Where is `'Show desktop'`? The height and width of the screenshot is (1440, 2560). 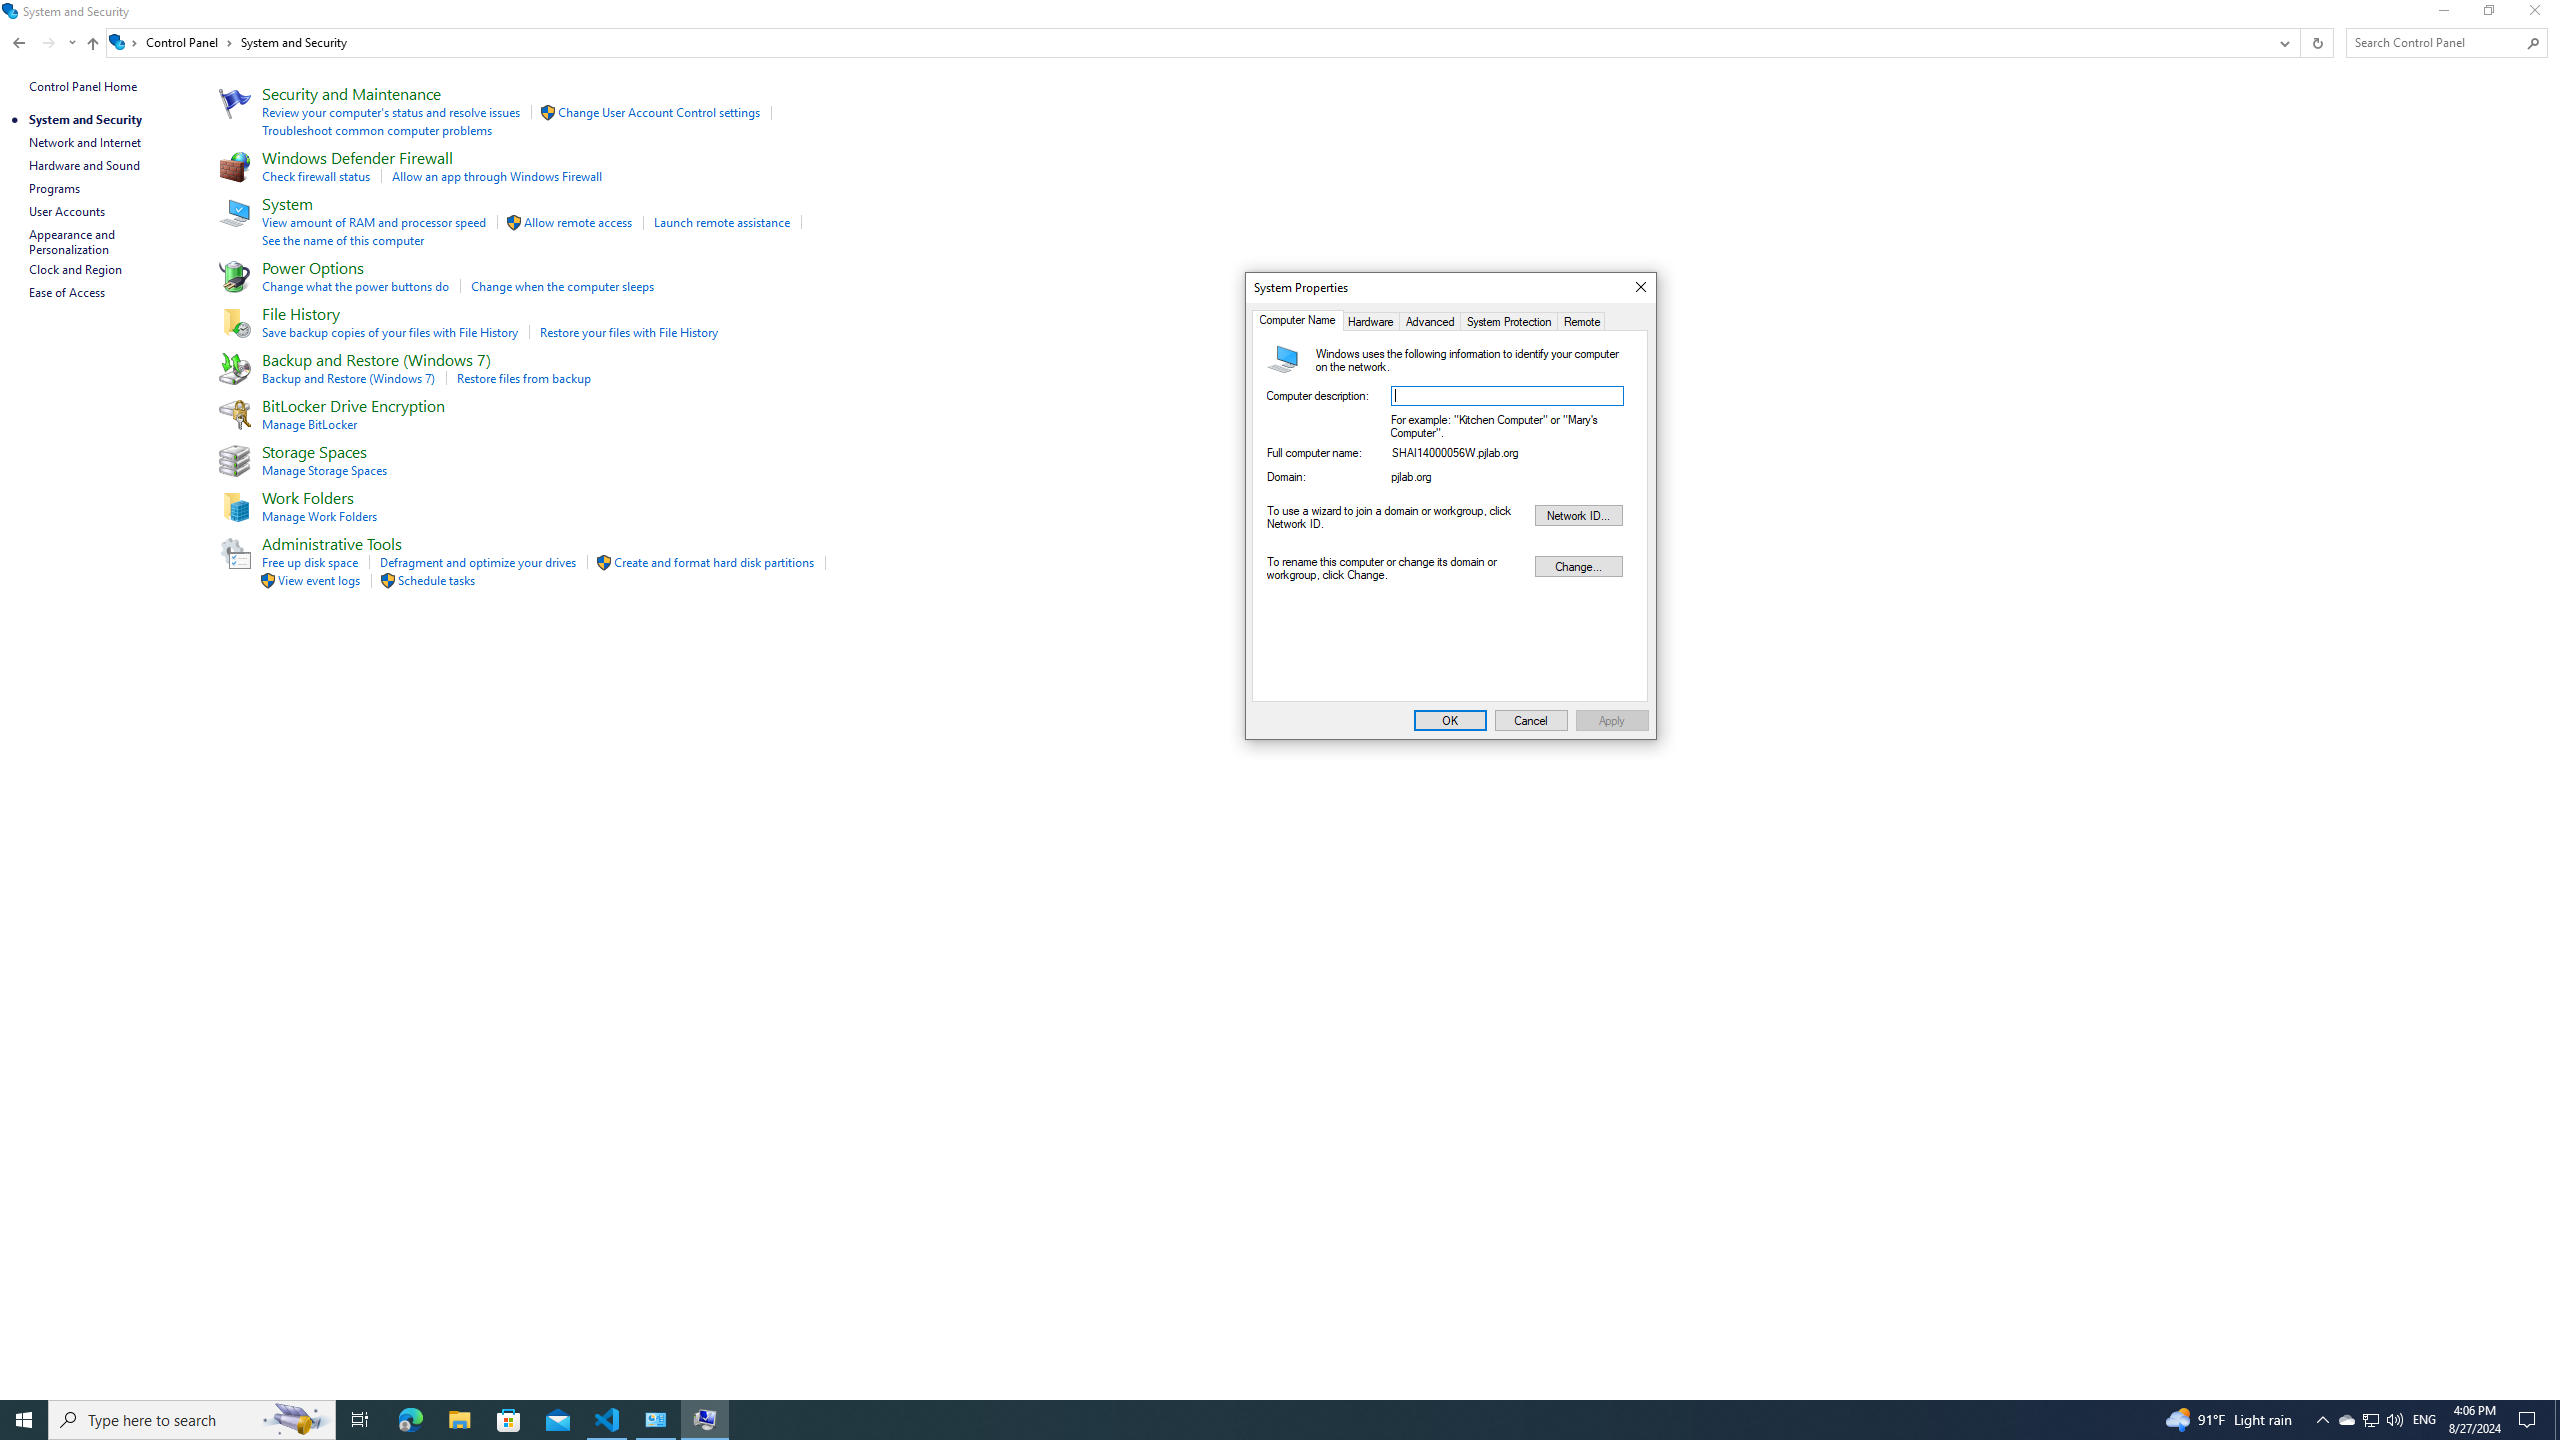 'Show desktop' is located at coordinates (2556, 1418).